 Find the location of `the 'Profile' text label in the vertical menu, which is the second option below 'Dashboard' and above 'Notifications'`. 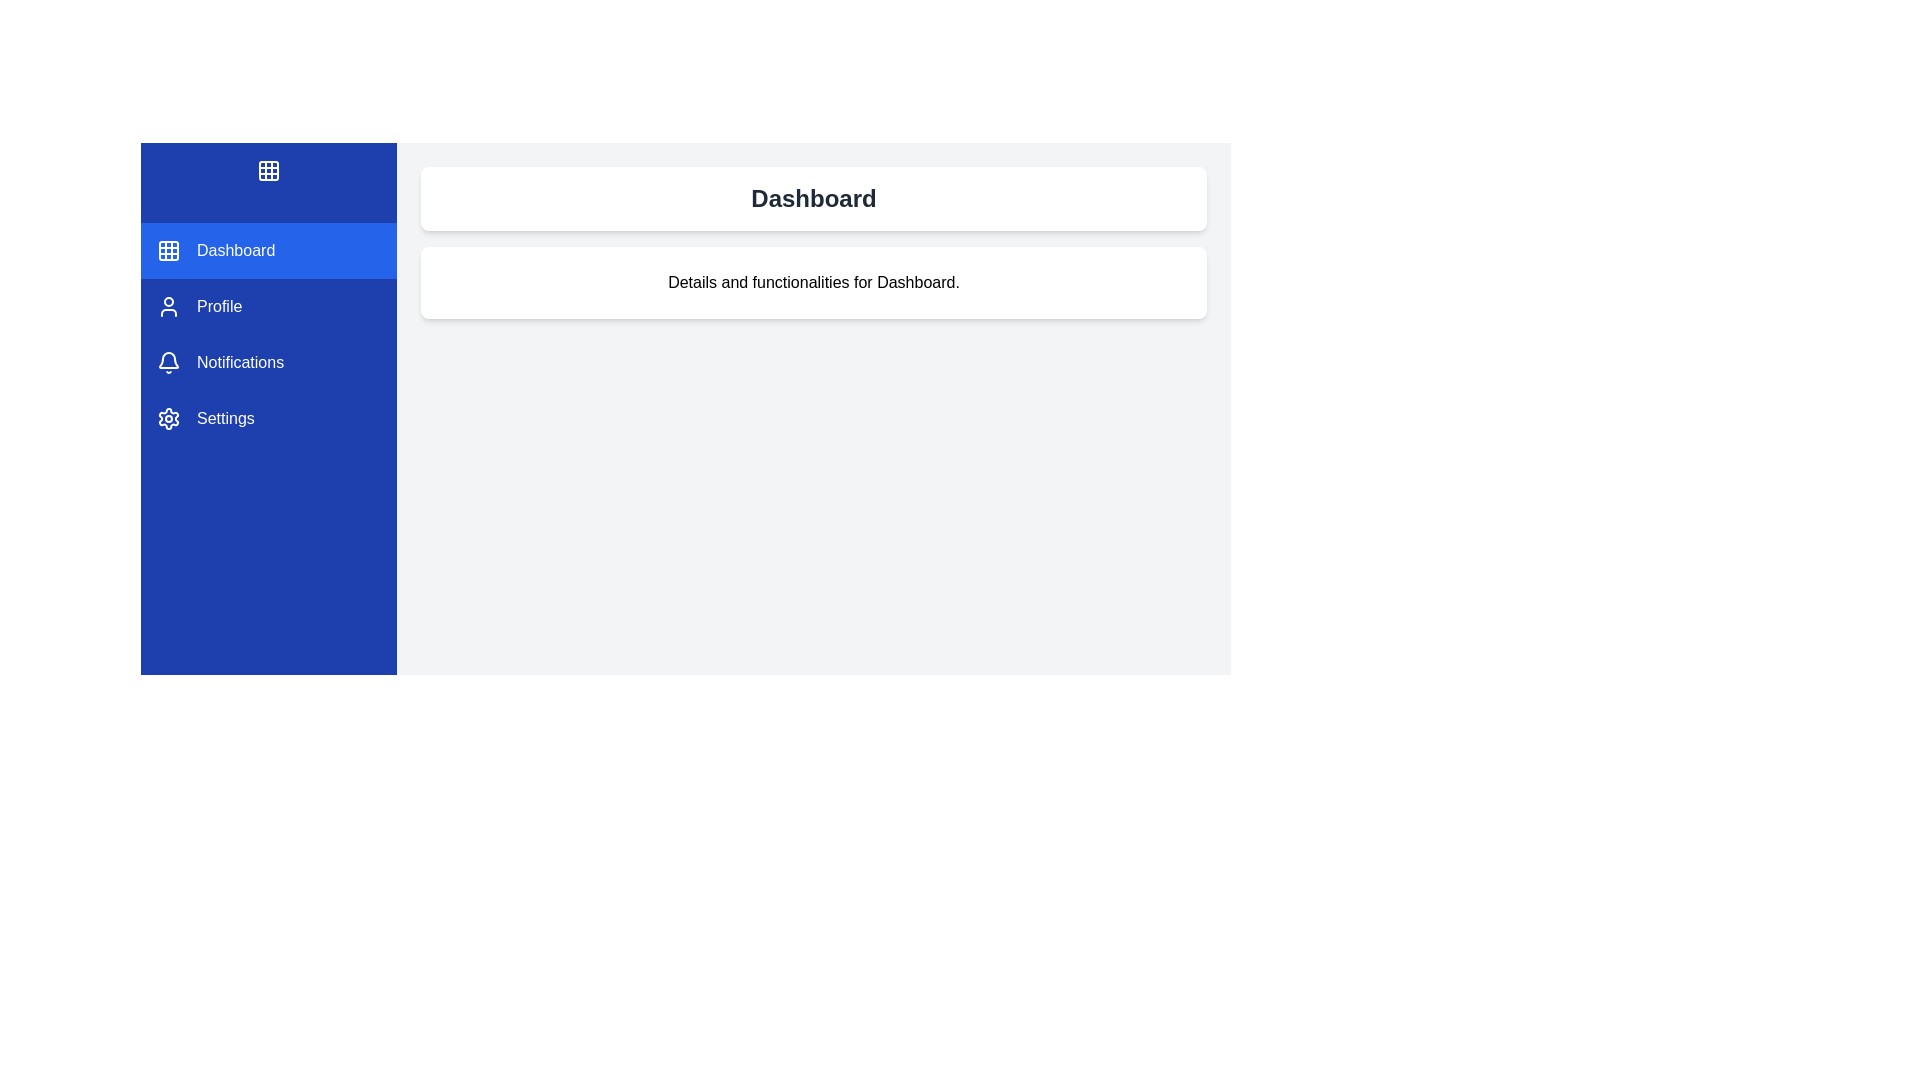

the 'Profile' text label in the vertical menu, which is the second option below 'Dashboard' and above 'Notifications' is located at coordinates (219, 307).